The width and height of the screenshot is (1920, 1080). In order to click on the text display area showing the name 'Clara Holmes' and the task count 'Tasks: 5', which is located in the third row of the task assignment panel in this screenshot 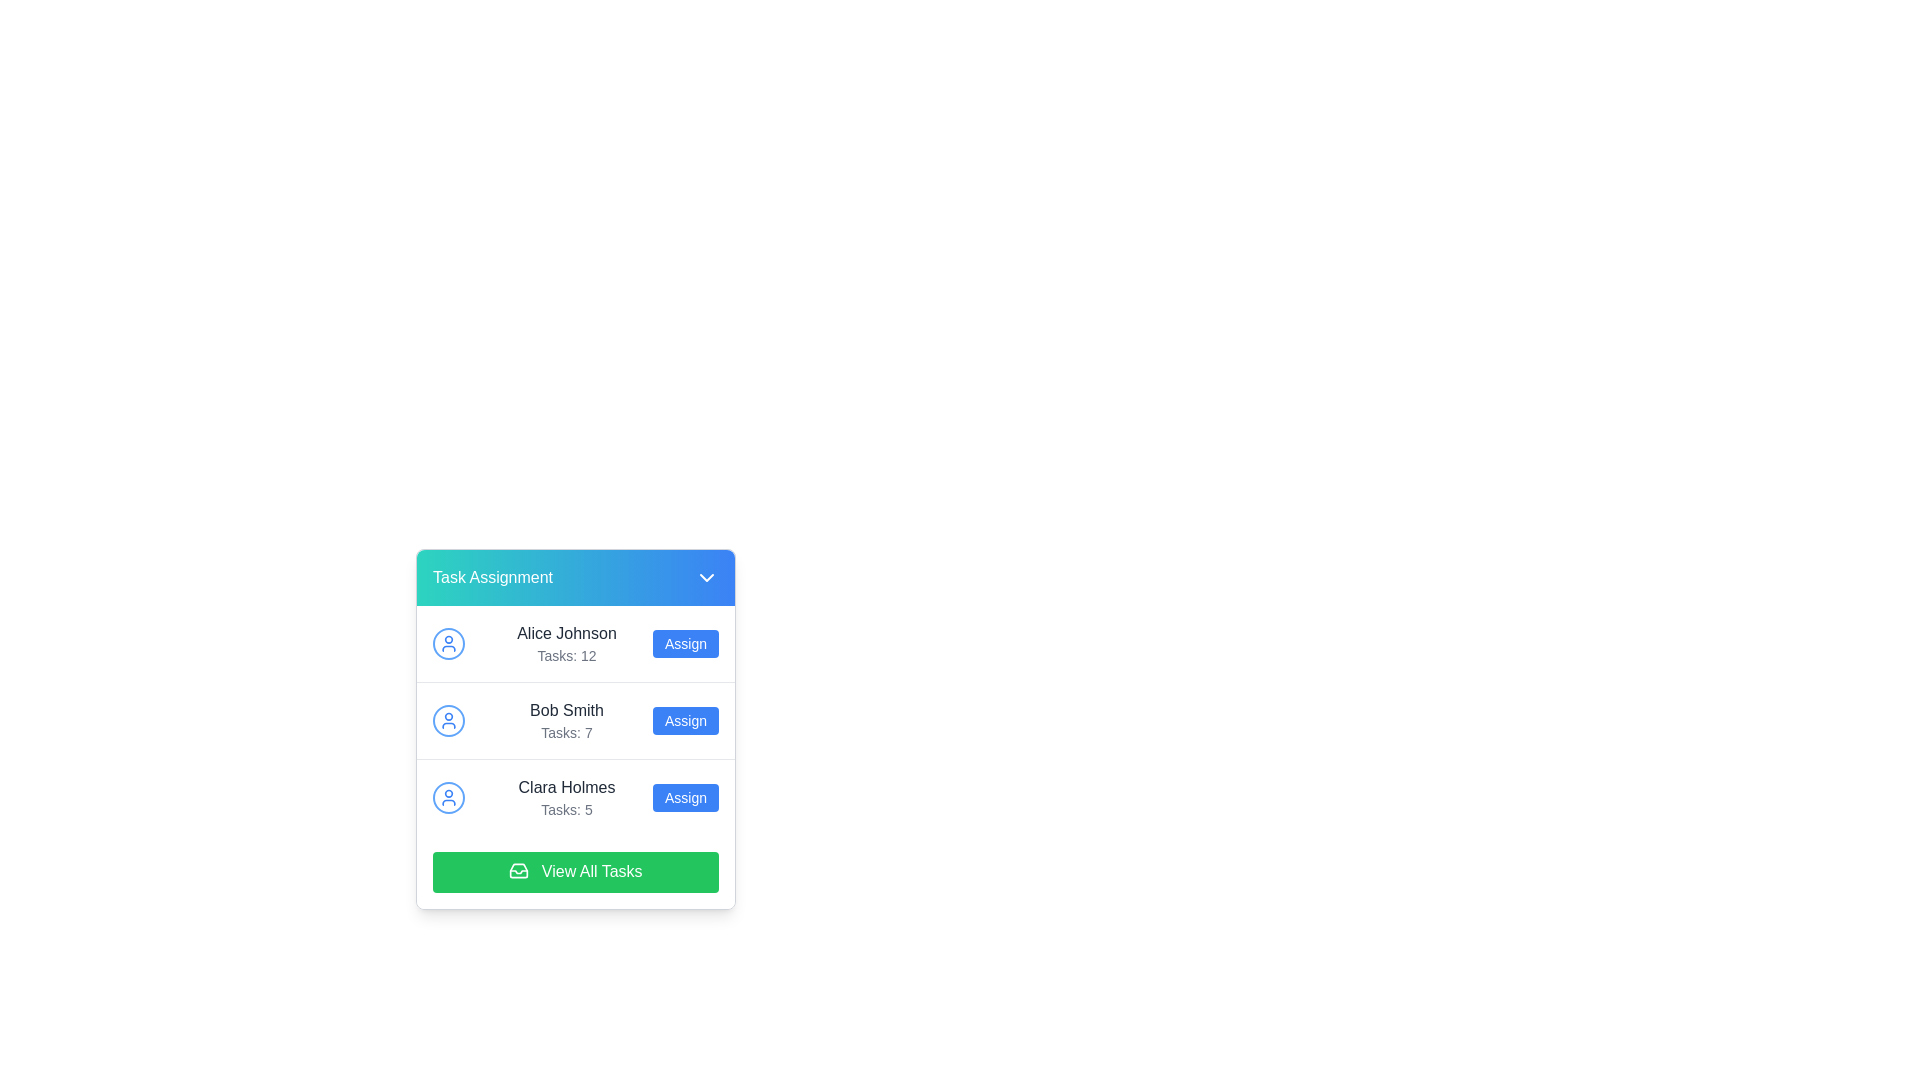, I will do `click(565, 797)`.